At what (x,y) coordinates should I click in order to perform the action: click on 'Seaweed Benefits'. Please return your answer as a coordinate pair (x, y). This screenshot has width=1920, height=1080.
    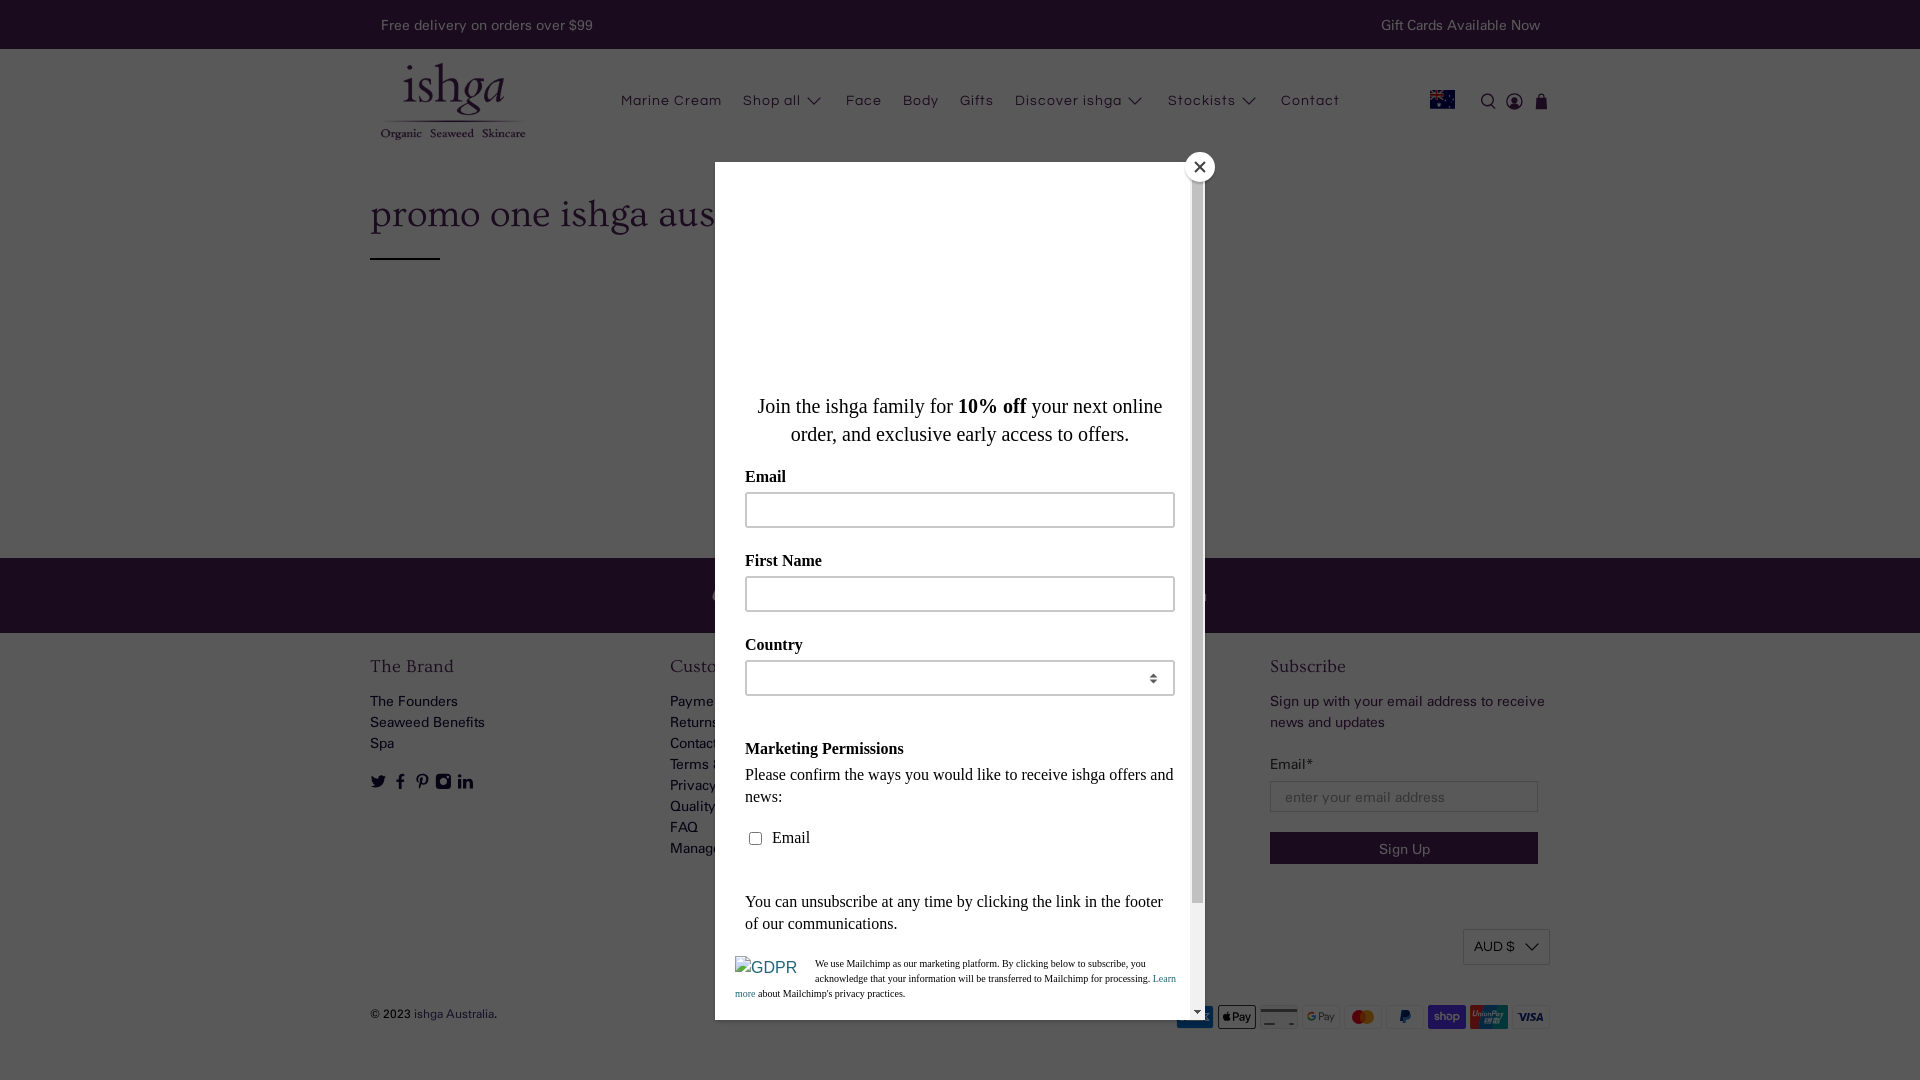
    Looking at the image, I should click on (426, 721).